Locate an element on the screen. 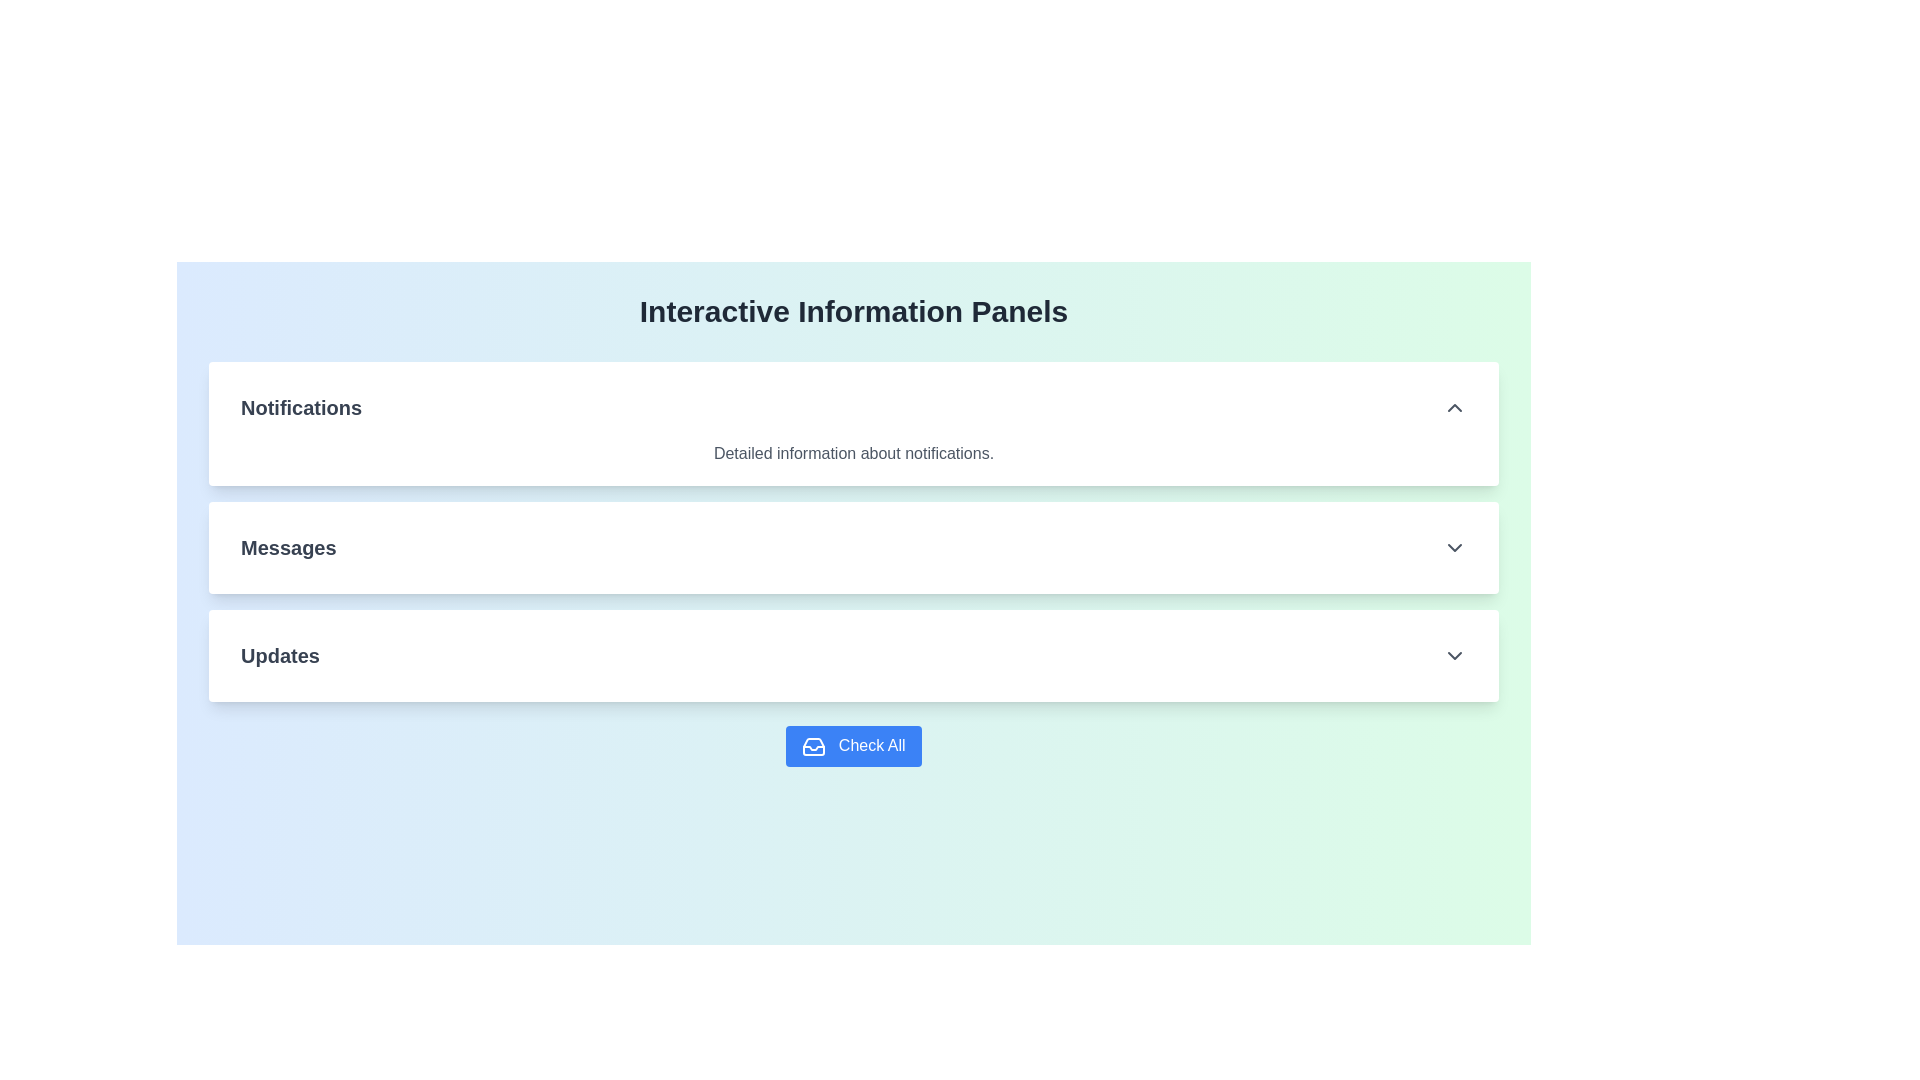 The image size is (1920, 1080). text of the Label or text heading located in the second panel, positioned below the 'Notifications' panel and above the 'Updates' panel, aligned towards the left is located at coordinates (287, 547).